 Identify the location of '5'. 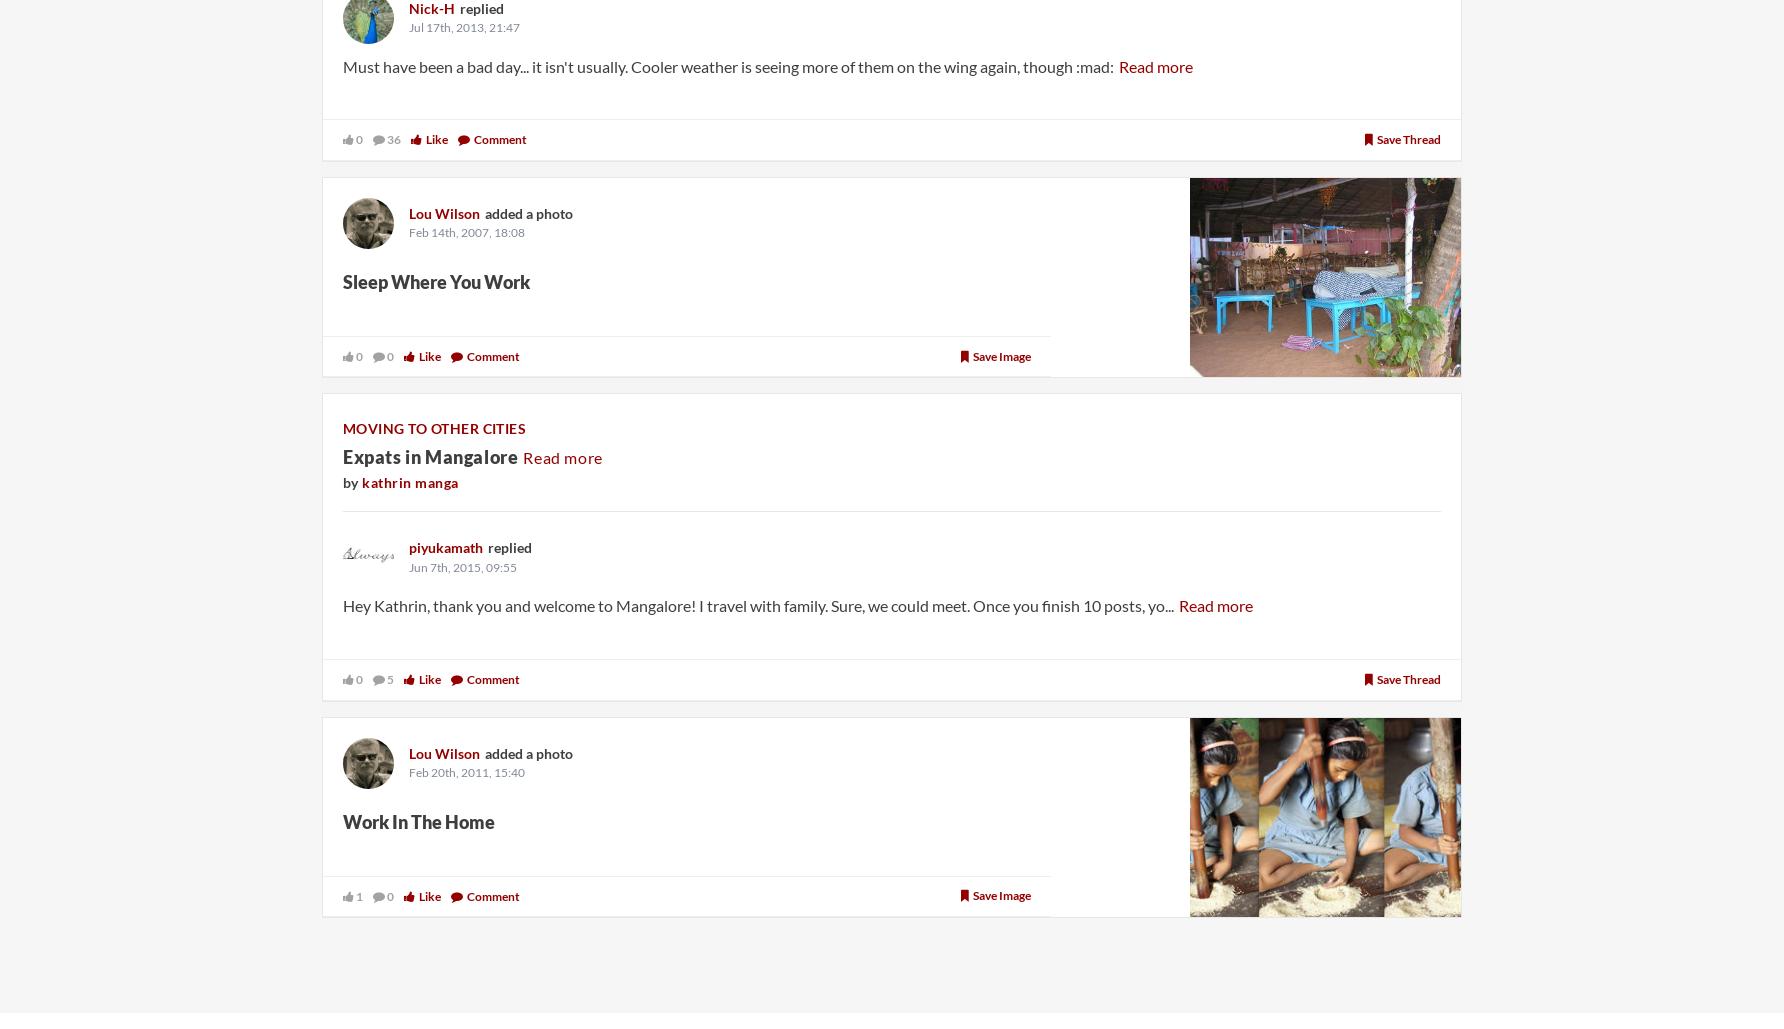
(383, 678).